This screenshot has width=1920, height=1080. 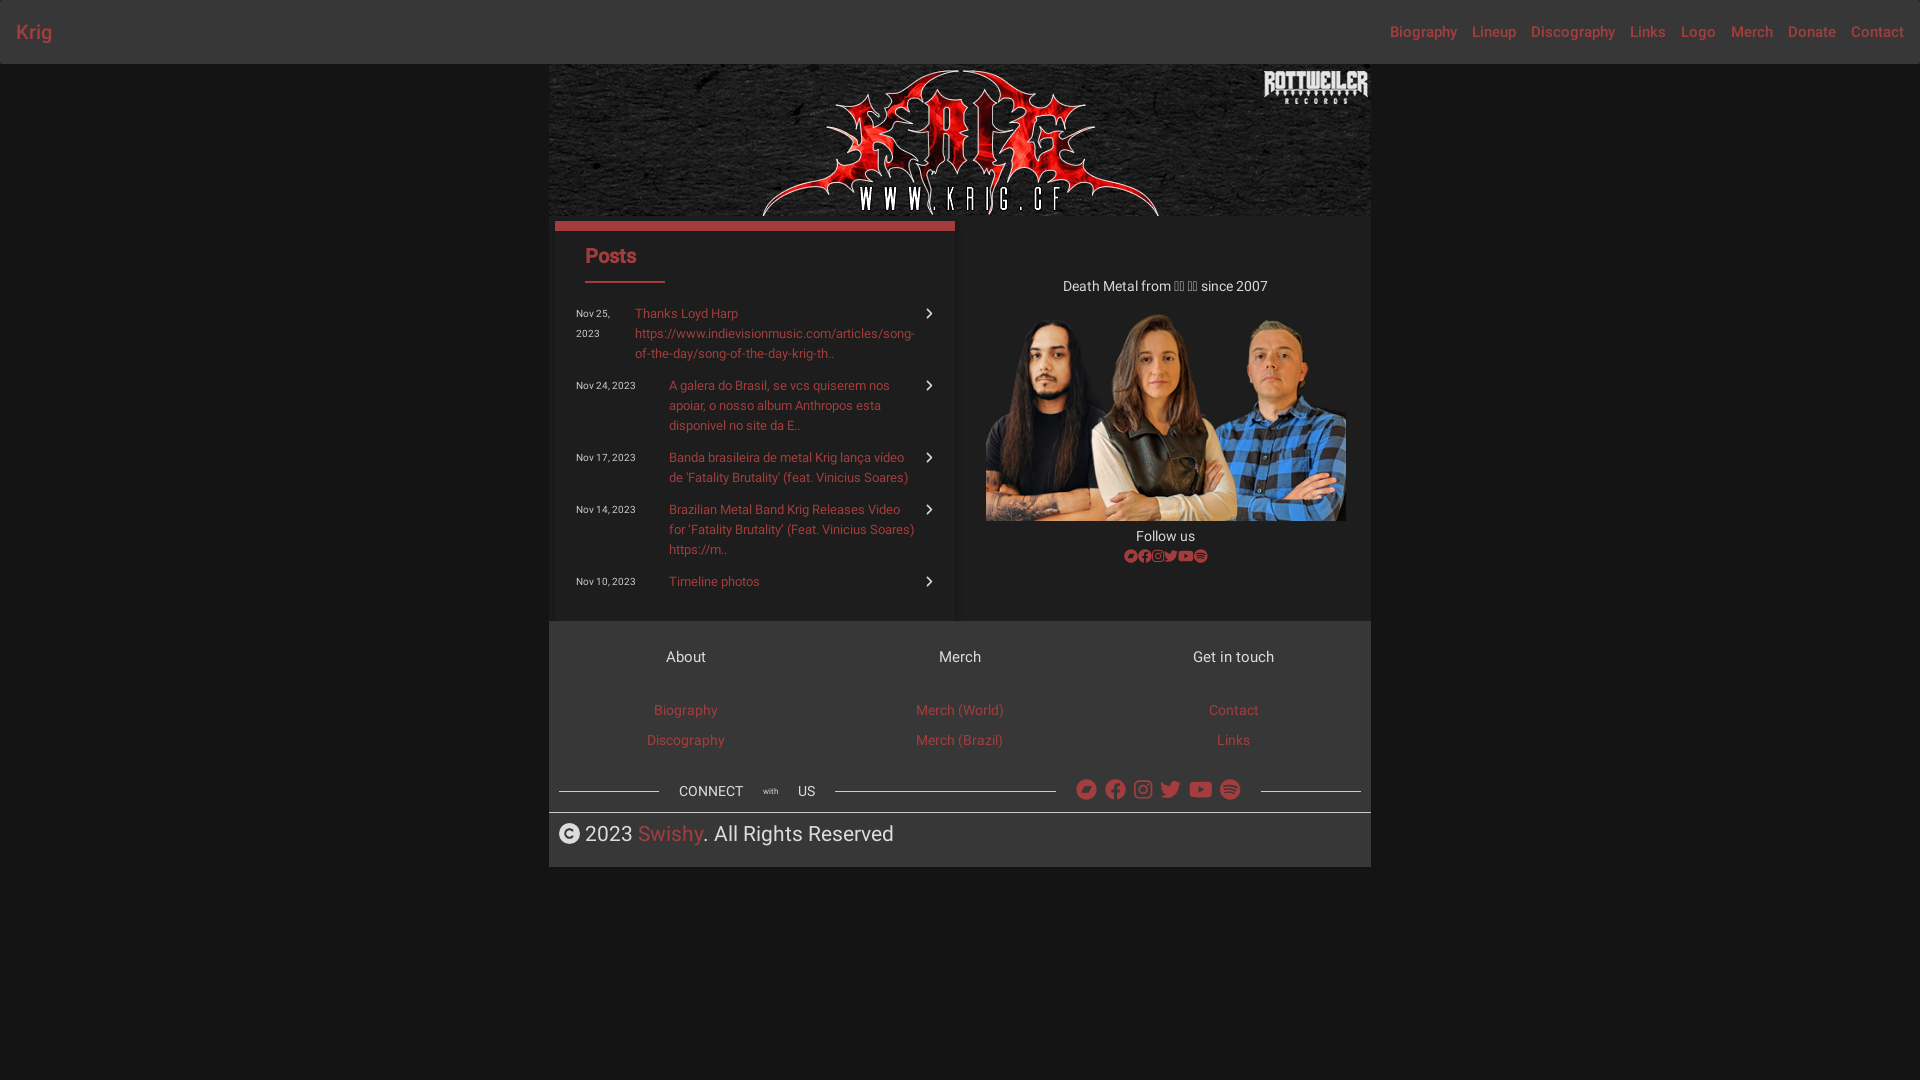 I want to click on 'Discography', so click(x=686, y=740).